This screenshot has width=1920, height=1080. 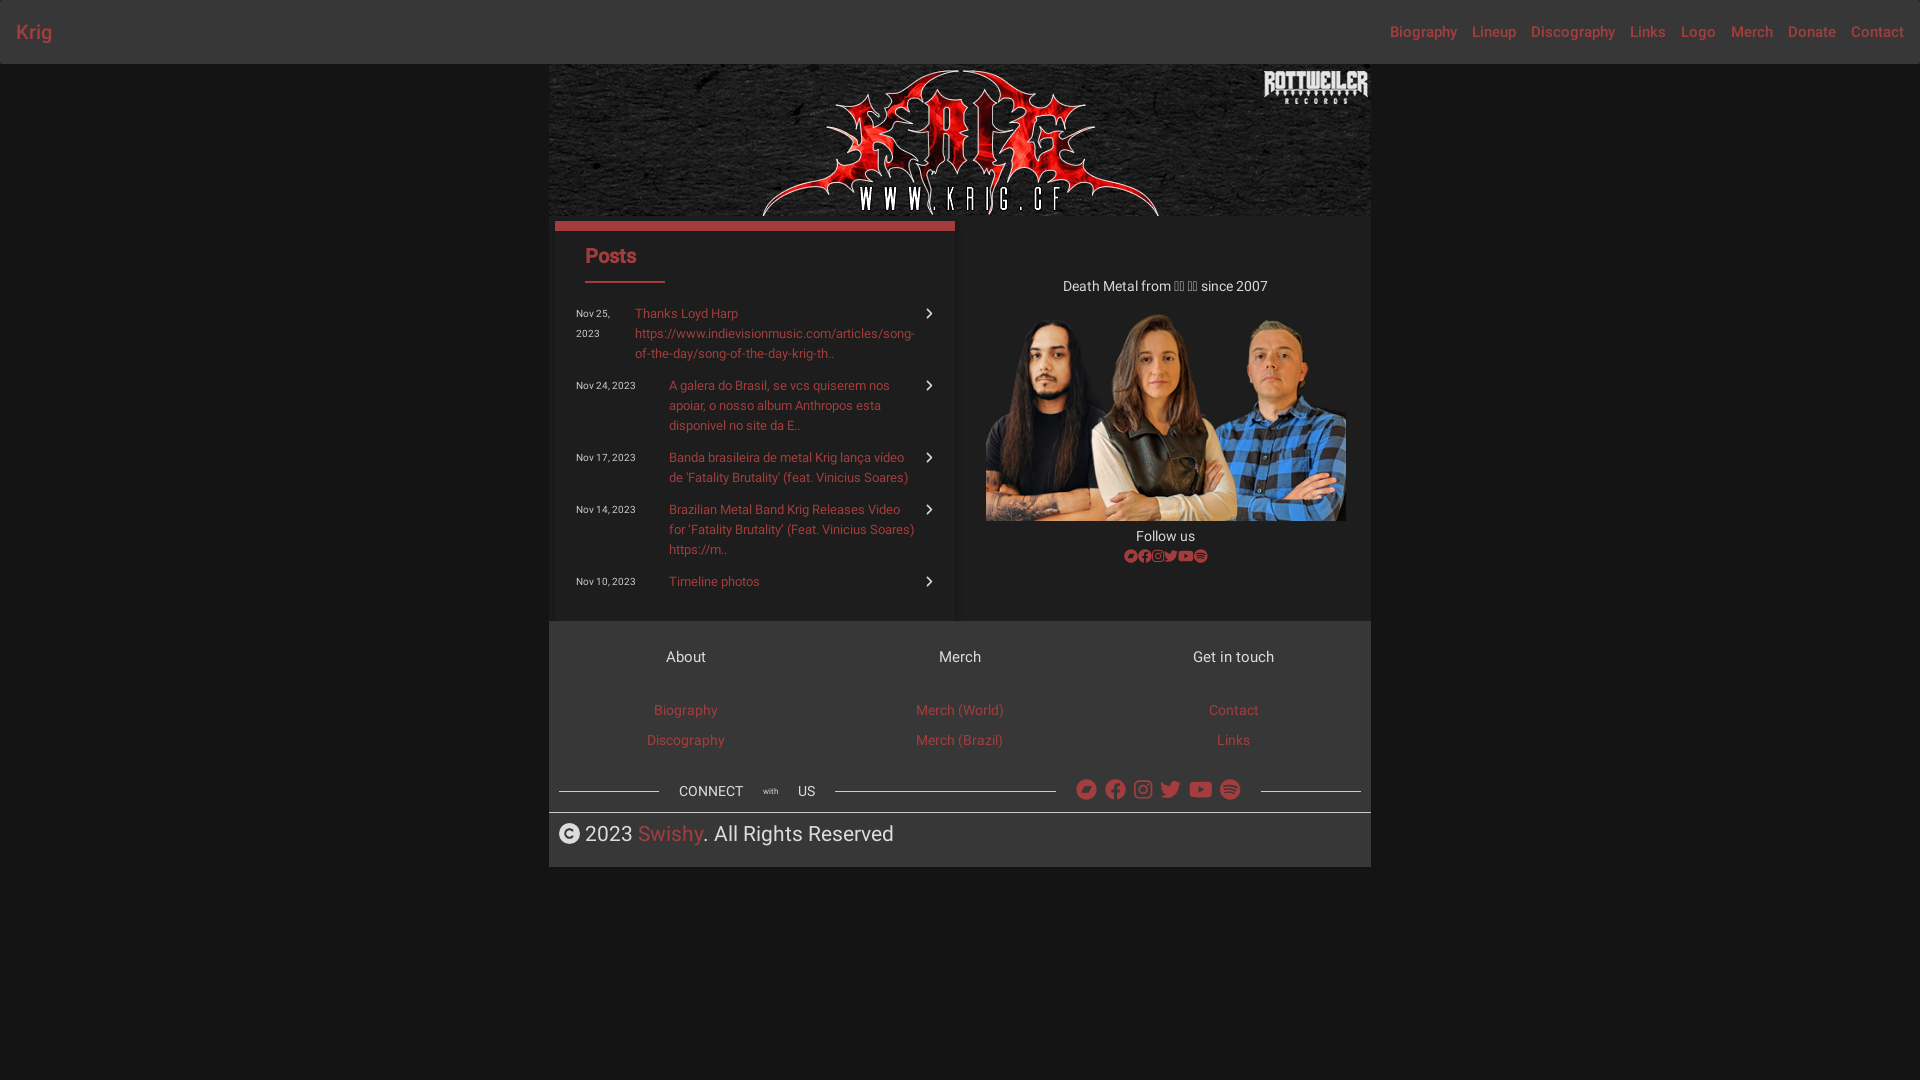 I want to click on 'Discography', so click(x=686, y=740).